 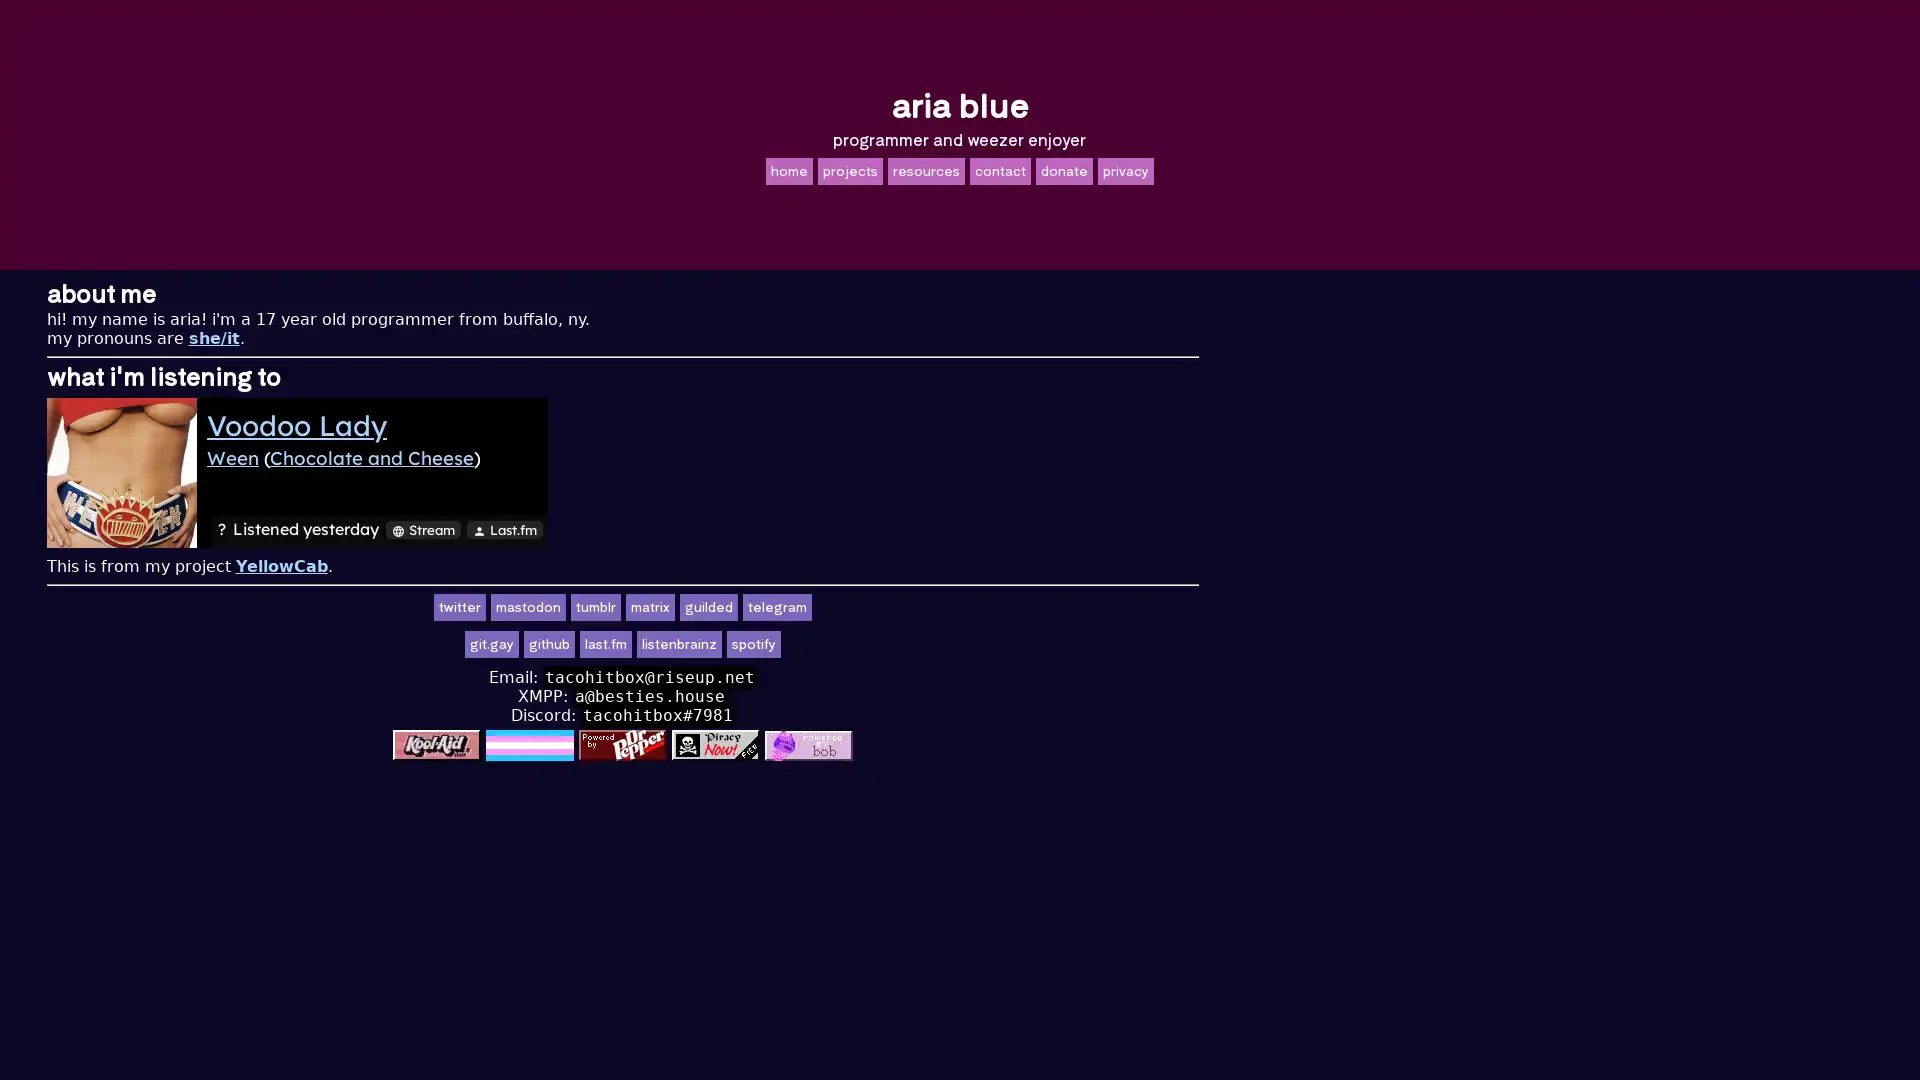 I want to click on matrix, so click(x=987, y=606).